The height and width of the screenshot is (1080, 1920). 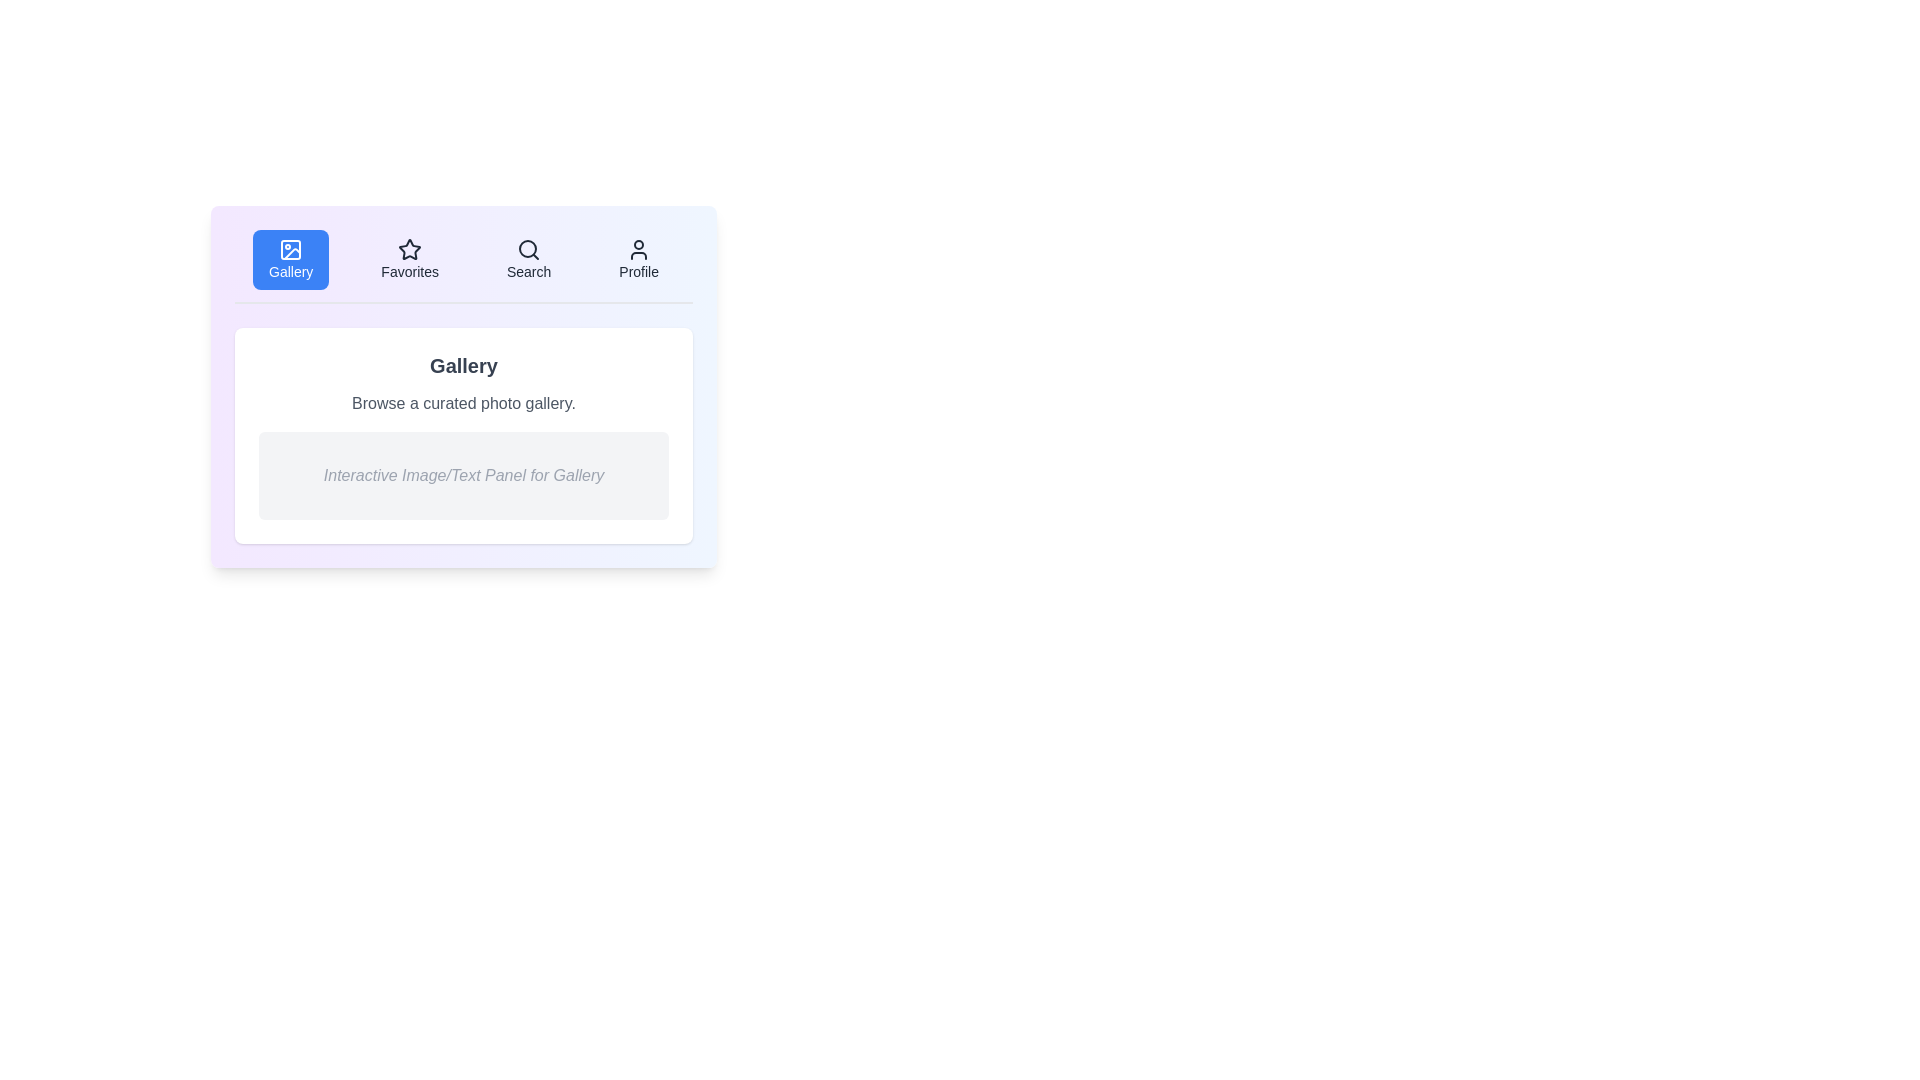 What do you see at coordinates (528, 258) in the screenshot?
I see `the Search tab` at bounding box center [528, 258].